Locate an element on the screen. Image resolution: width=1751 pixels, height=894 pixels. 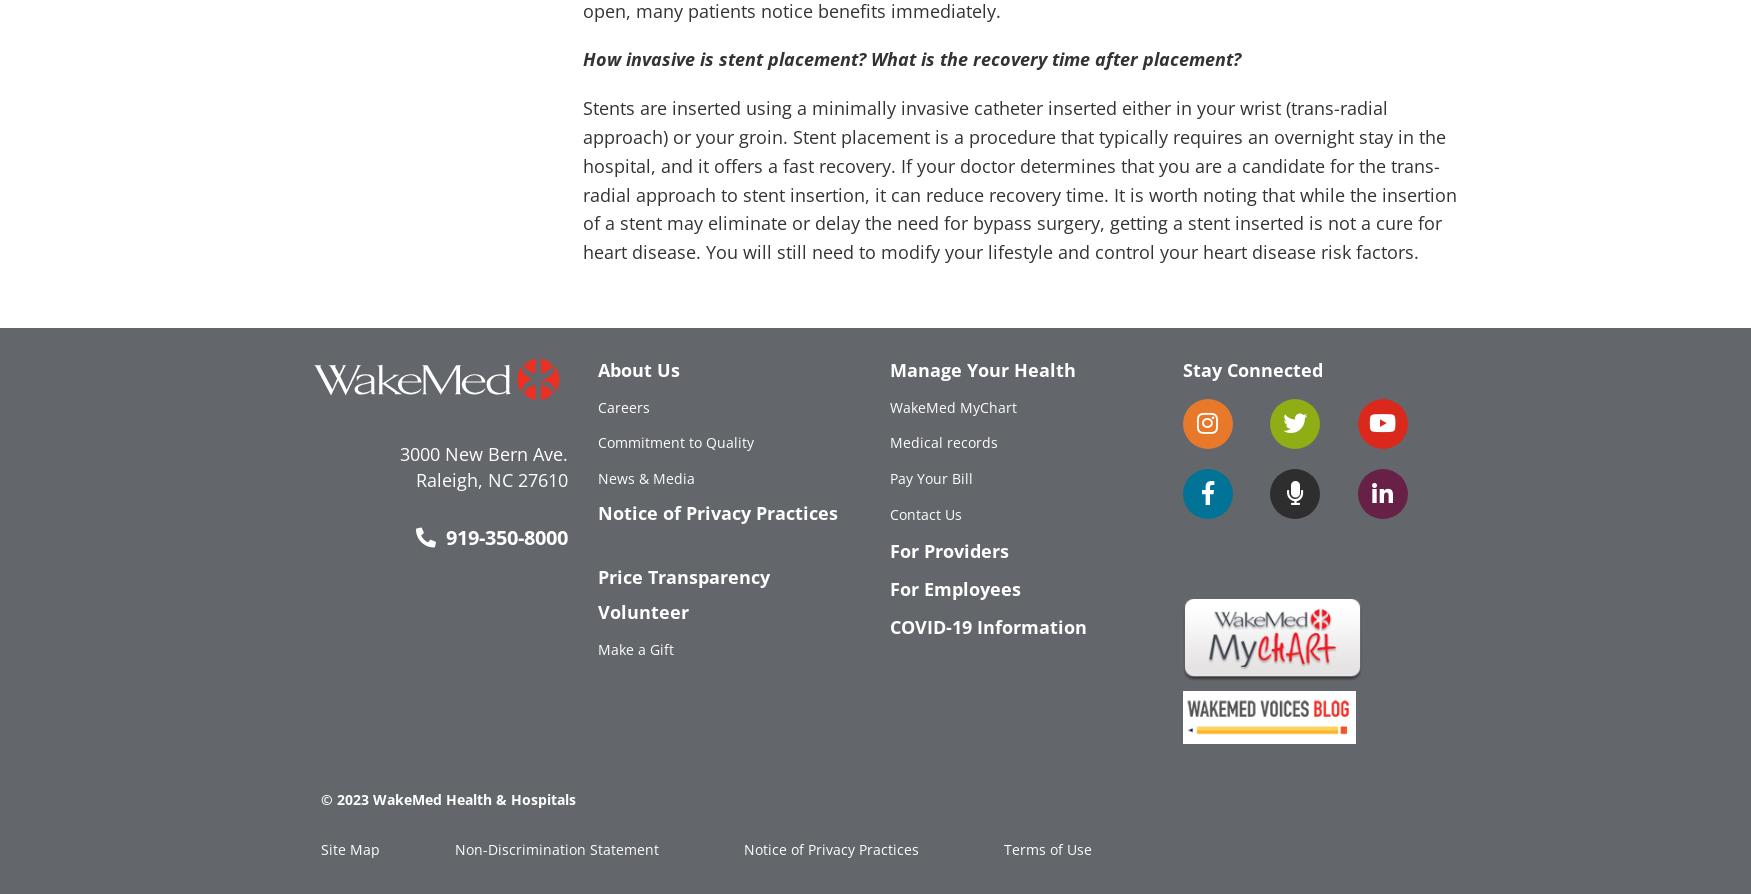
'COVID-19 Information' is located at coordinates (988, 626).